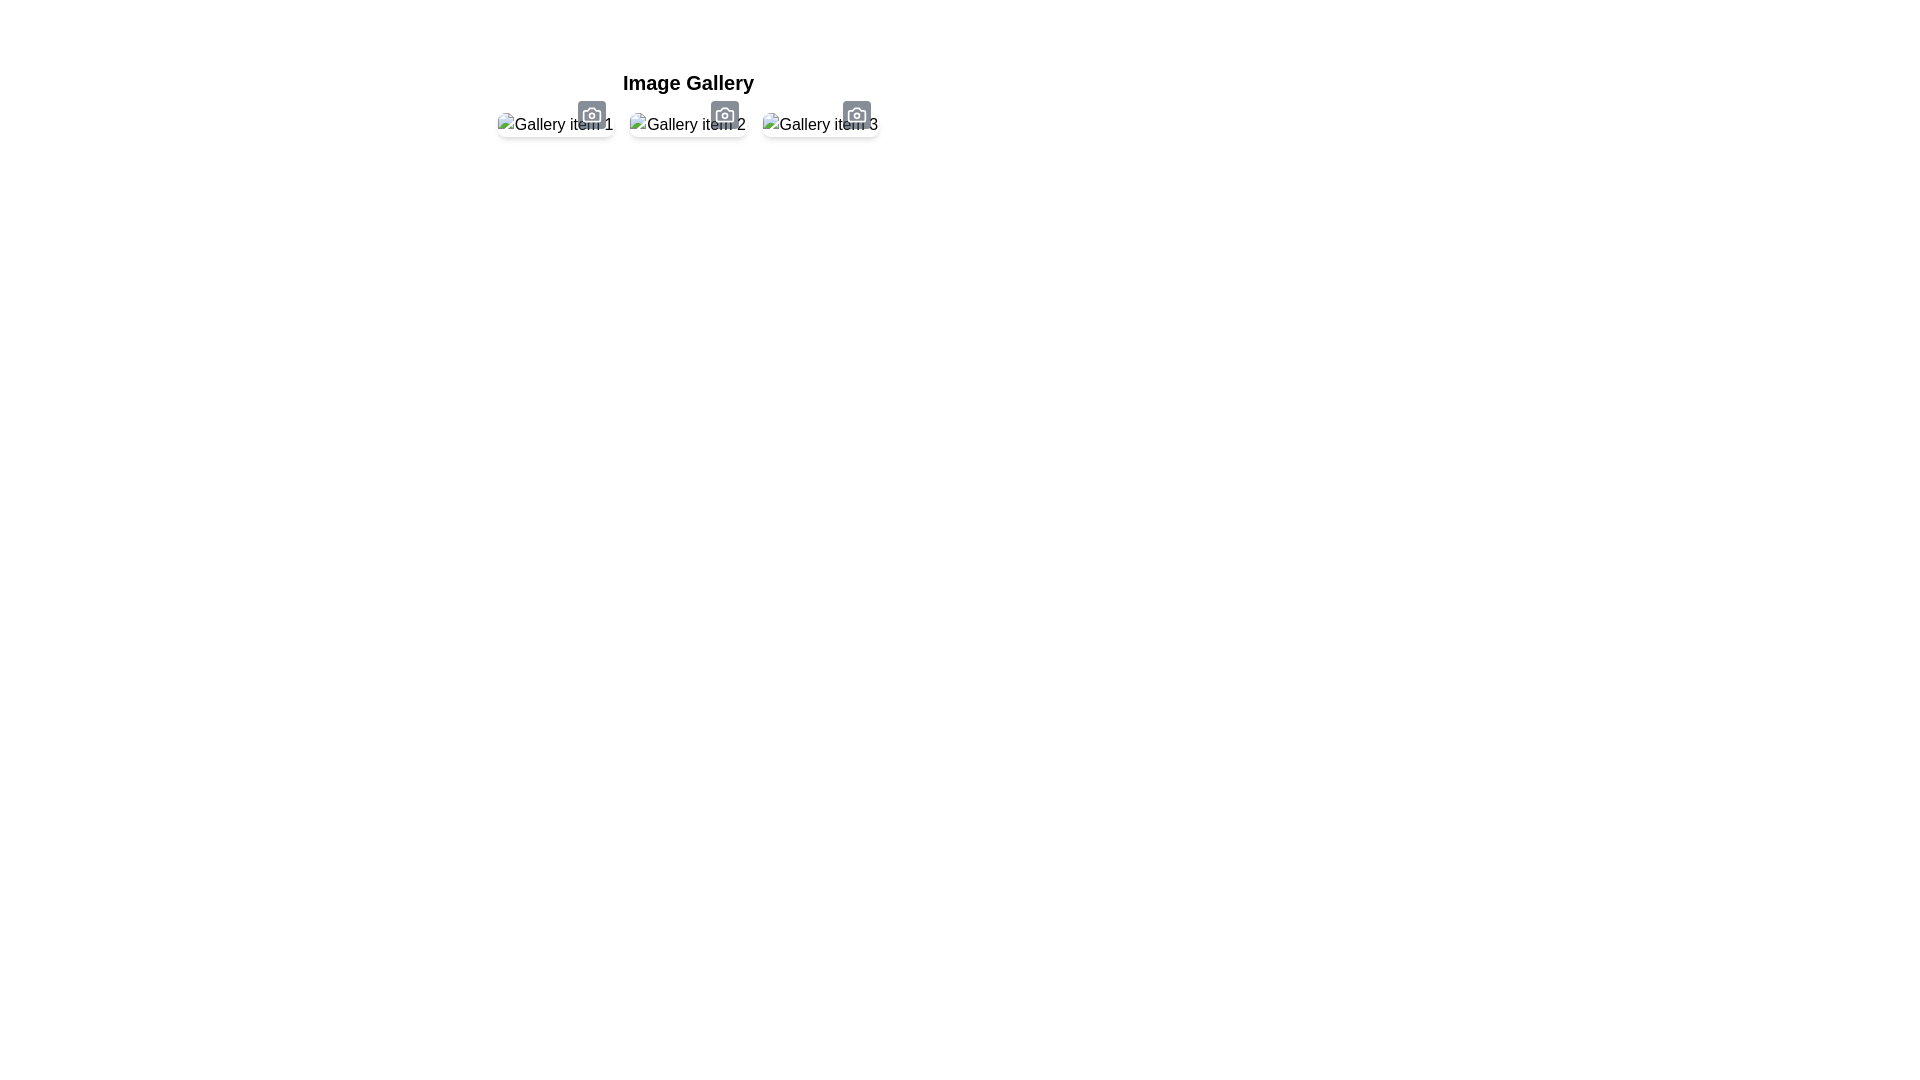 This screenshot has width=1920, height=1080. Describe the element at coordinates (688, 82) in the screenshot. I see `the 'Image Gallery' label at the top of the interface, styled with bold font and larger text size` at that location.